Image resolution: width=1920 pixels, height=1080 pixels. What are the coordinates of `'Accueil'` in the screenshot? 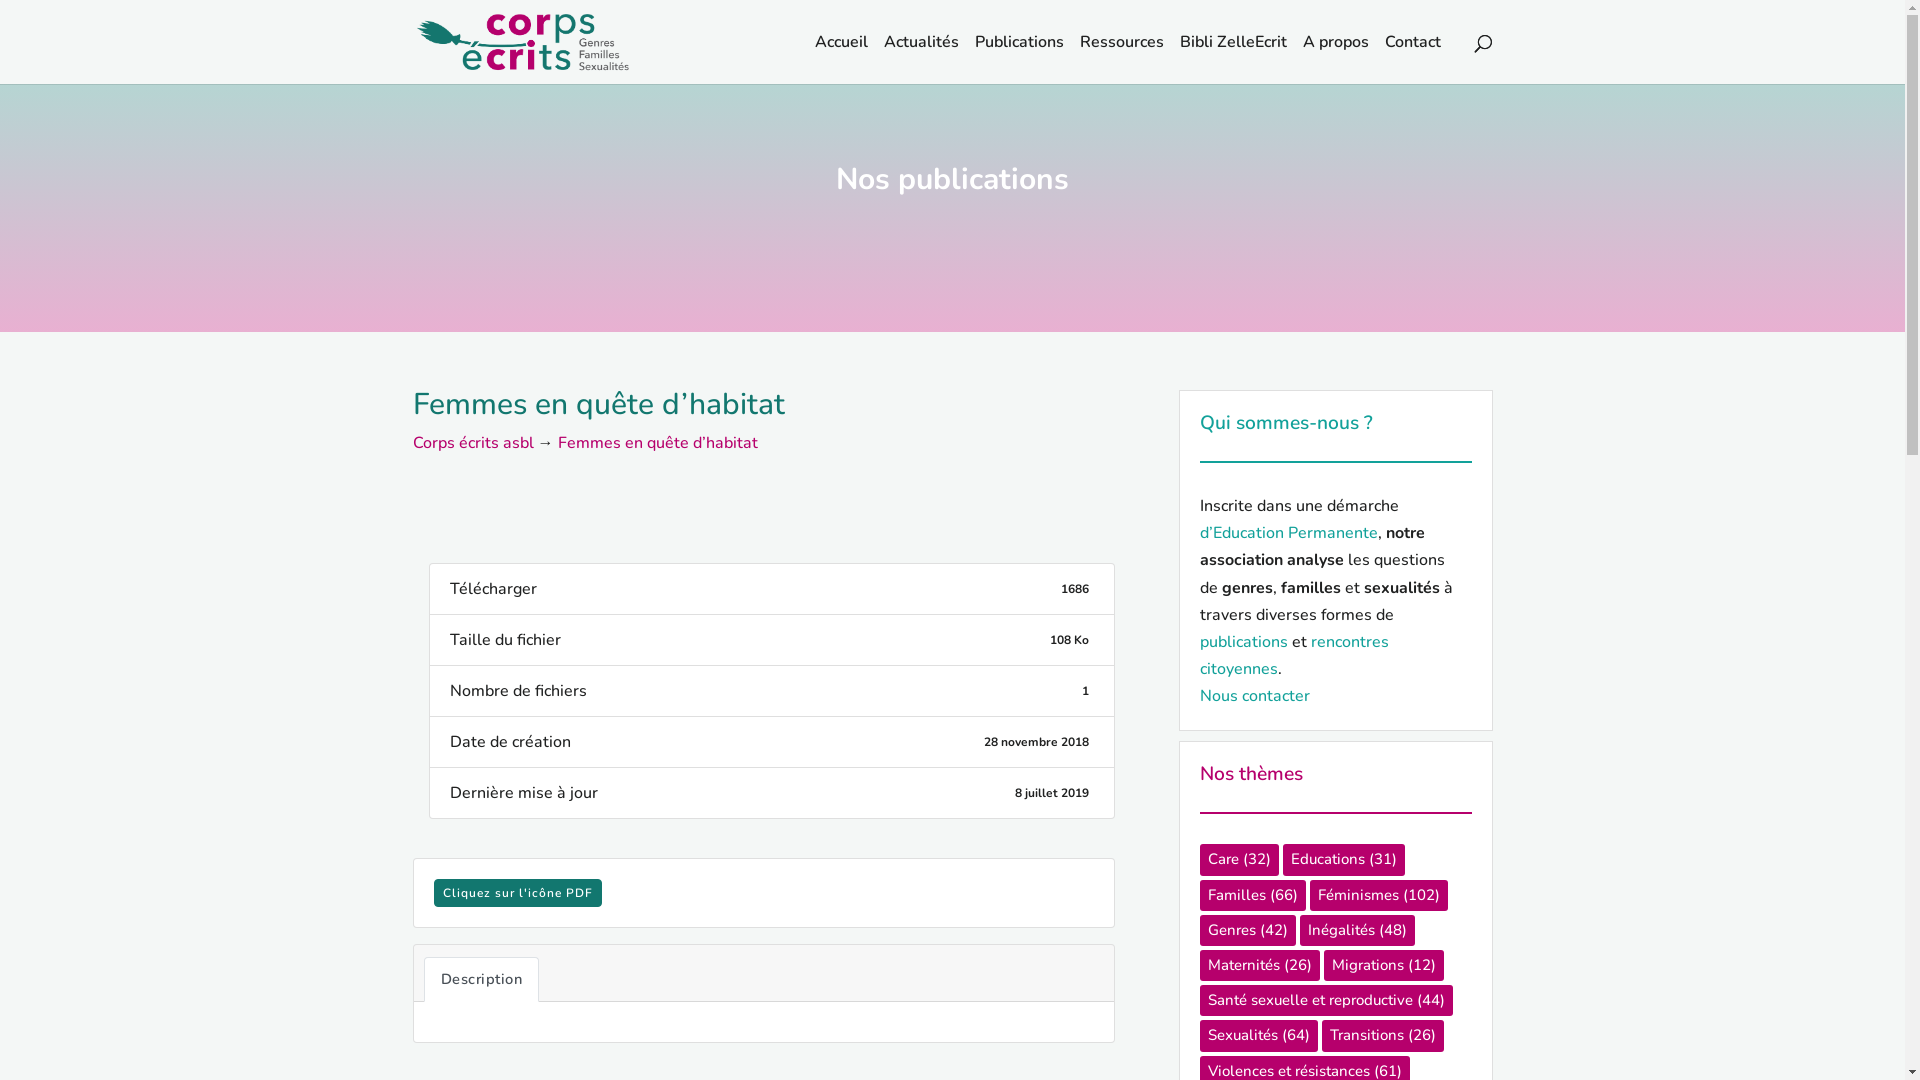 It's located at (840, 58).